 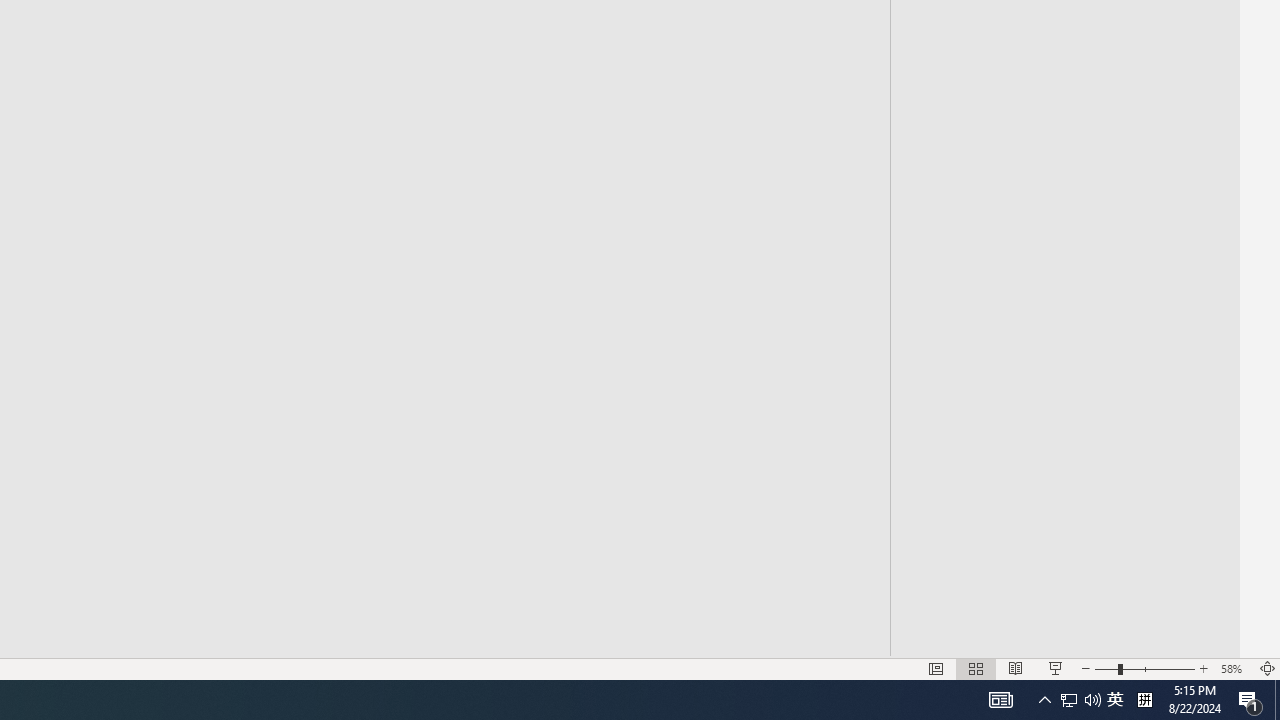 I want to click on 'Slide Sorter', so click(x=976, y=669).